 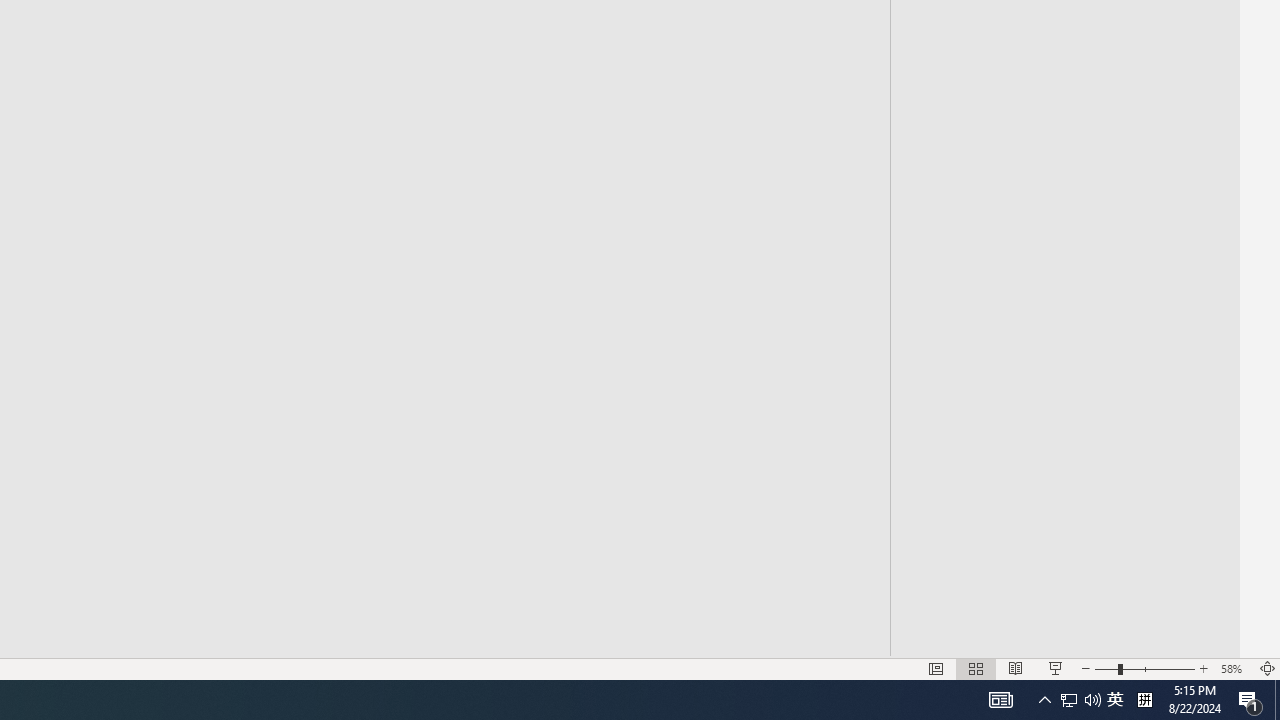 I want to click on 'Slide Sorter', so click(x=976, y=669).